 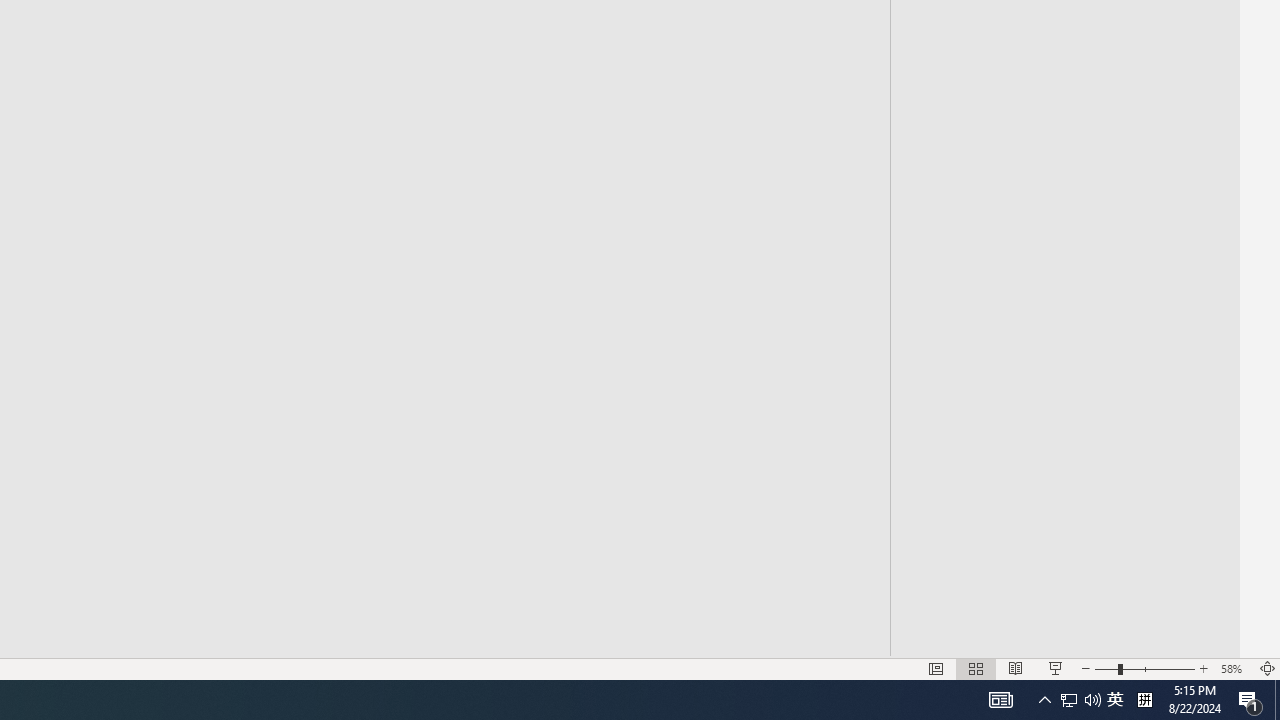 I want to click on 'Slide Sorter', so click(x=976, y=669).